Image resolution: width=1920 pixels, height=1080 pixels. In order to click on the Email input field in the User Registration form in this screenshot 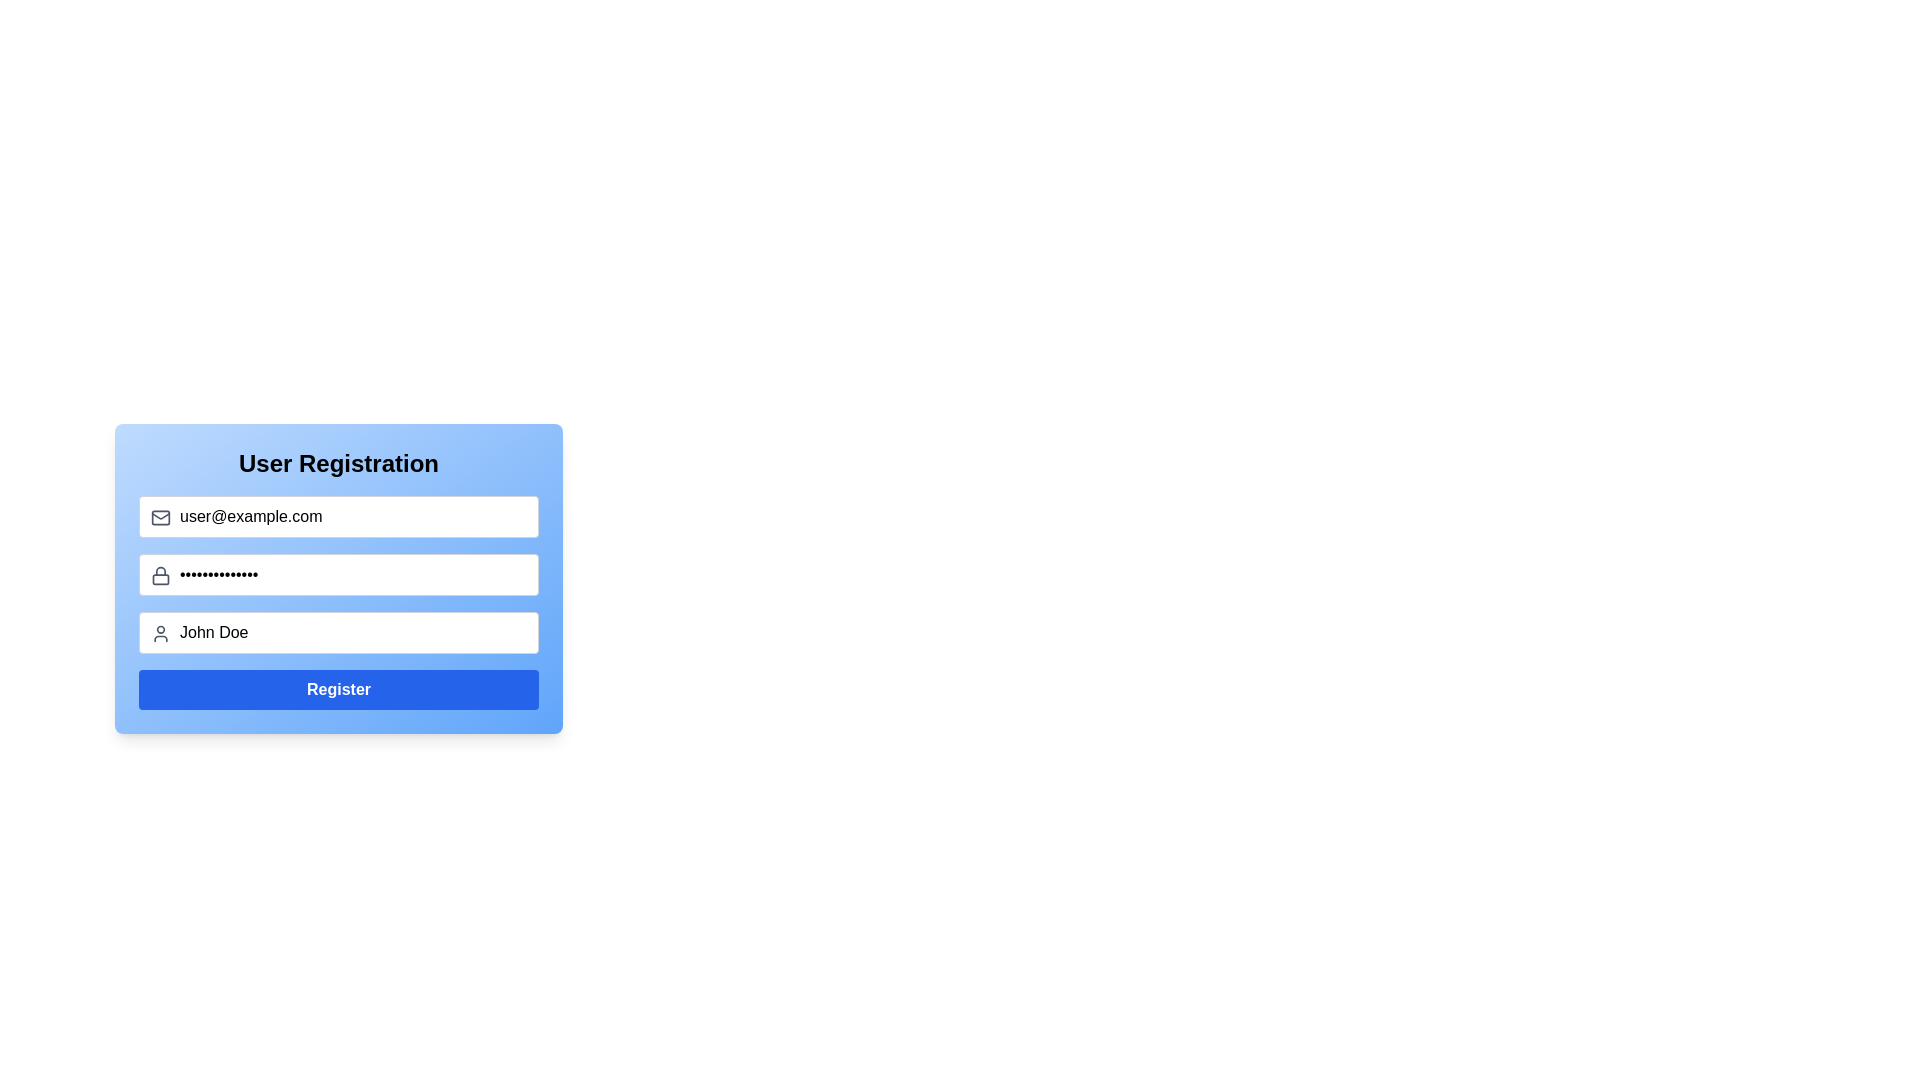, I will do `click(339, 515)`.